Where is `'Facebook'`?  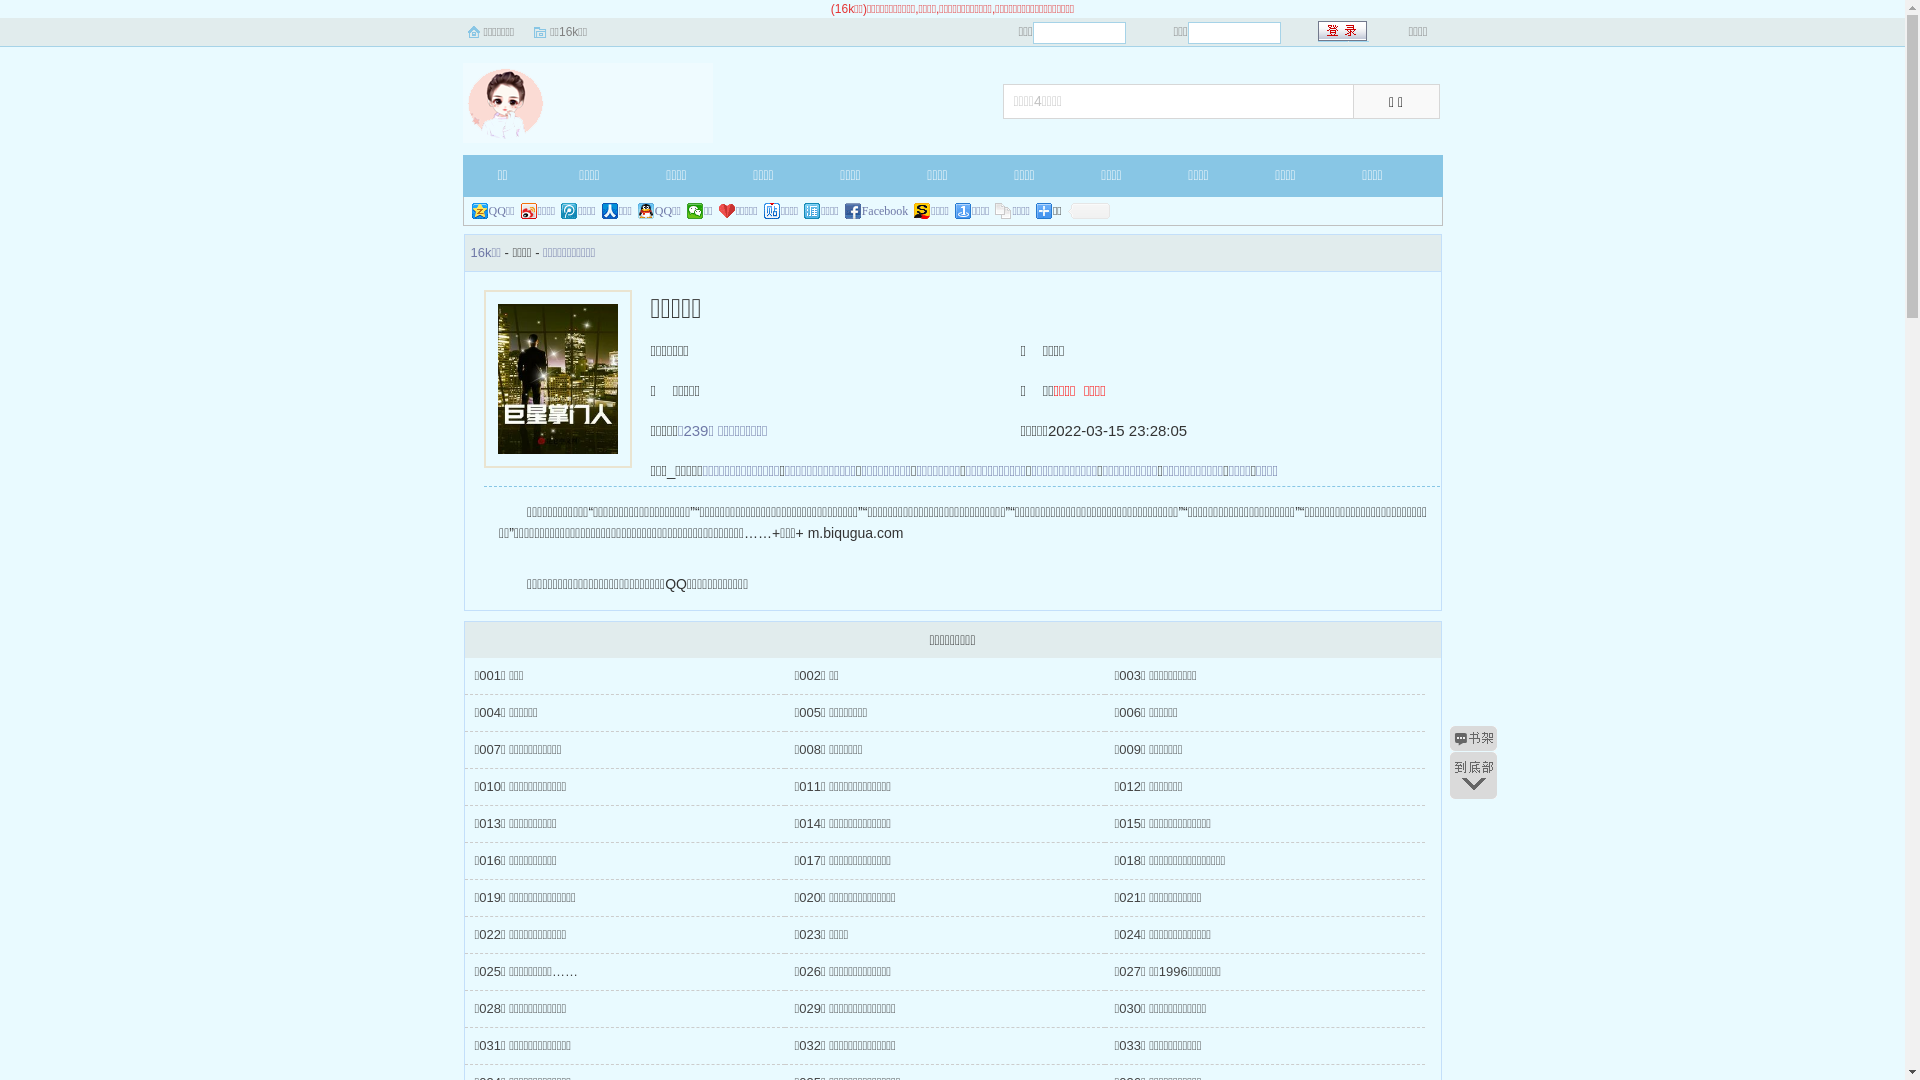 'Facebook' is located at coordinates (844, 211).